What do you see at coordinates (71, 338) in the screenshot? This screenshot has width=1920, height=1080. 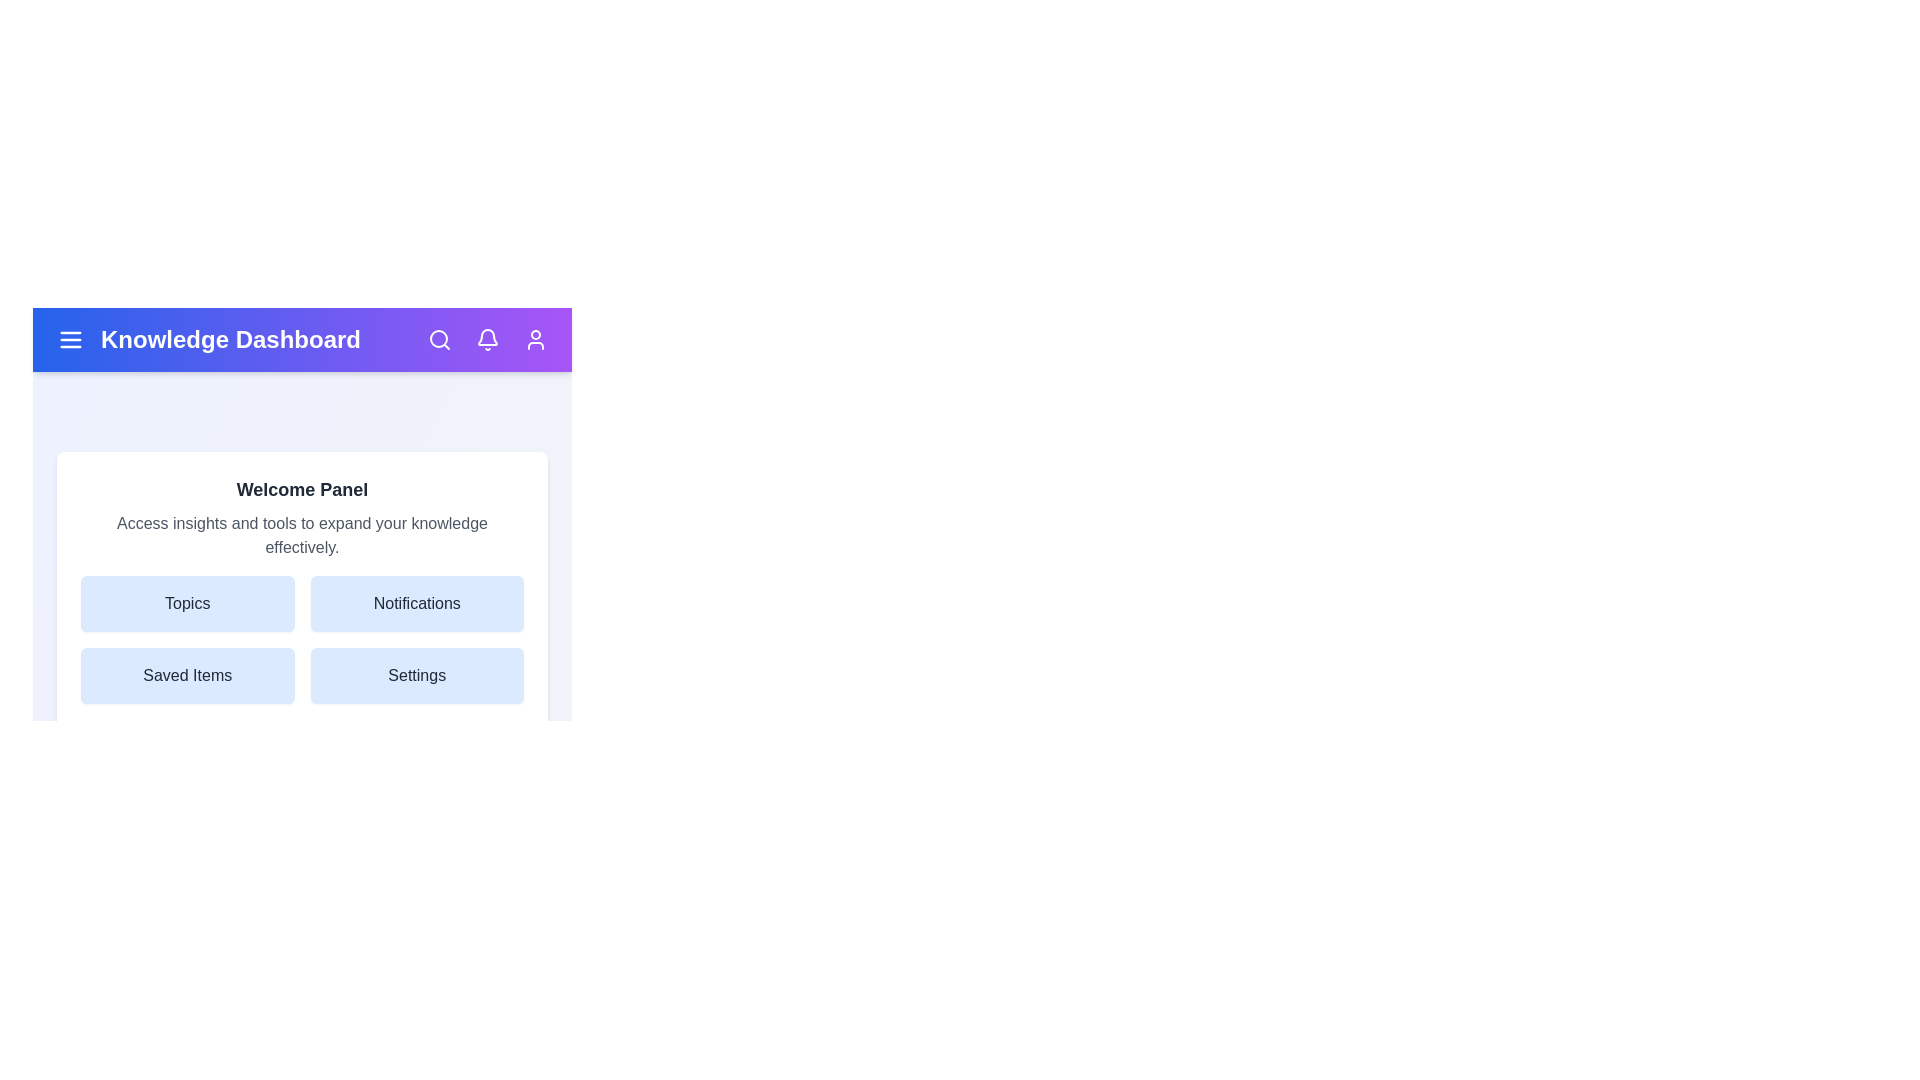 I see `the menu icon to toggle the menu visibility` at bounding box center [71, 338].